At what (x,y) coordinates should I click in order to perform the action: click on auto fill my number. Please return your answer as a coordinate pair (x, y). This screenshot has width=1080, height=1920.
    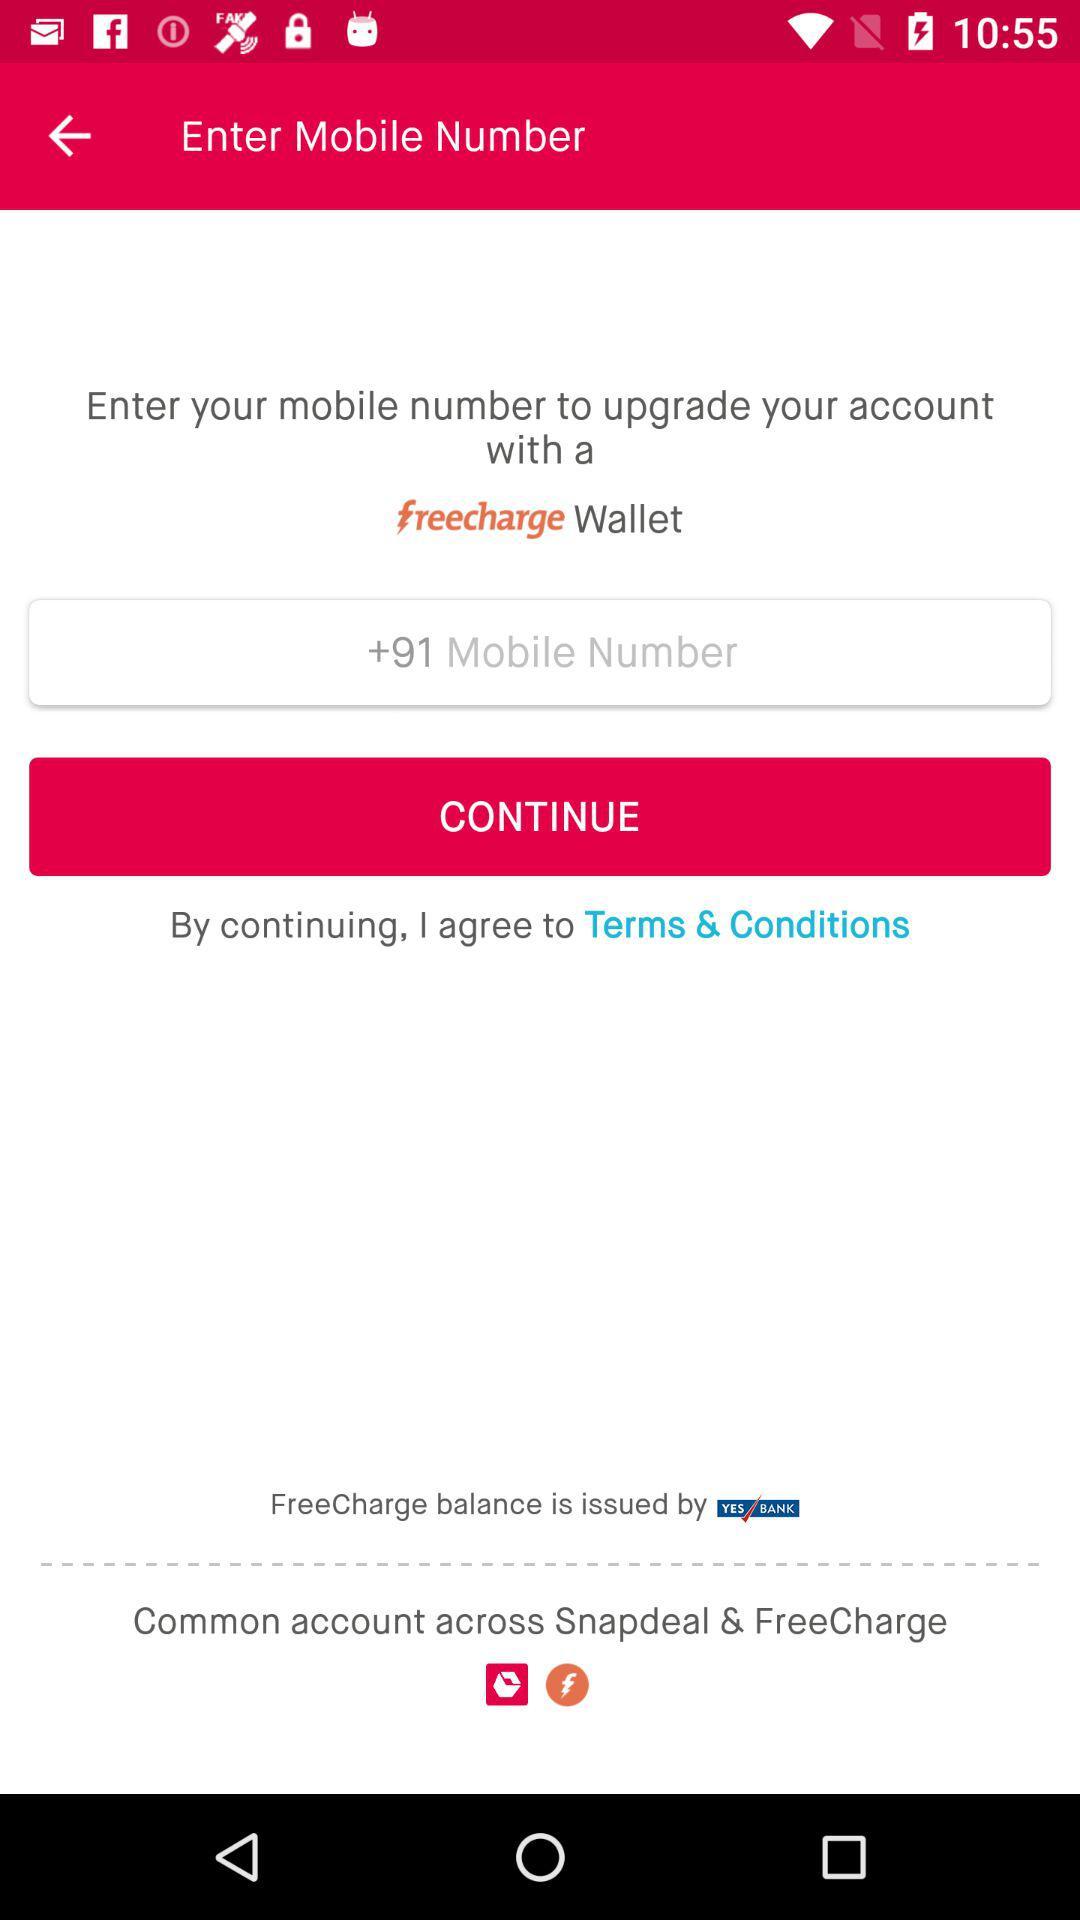
    Looking at the image, I should click on (591, 652).